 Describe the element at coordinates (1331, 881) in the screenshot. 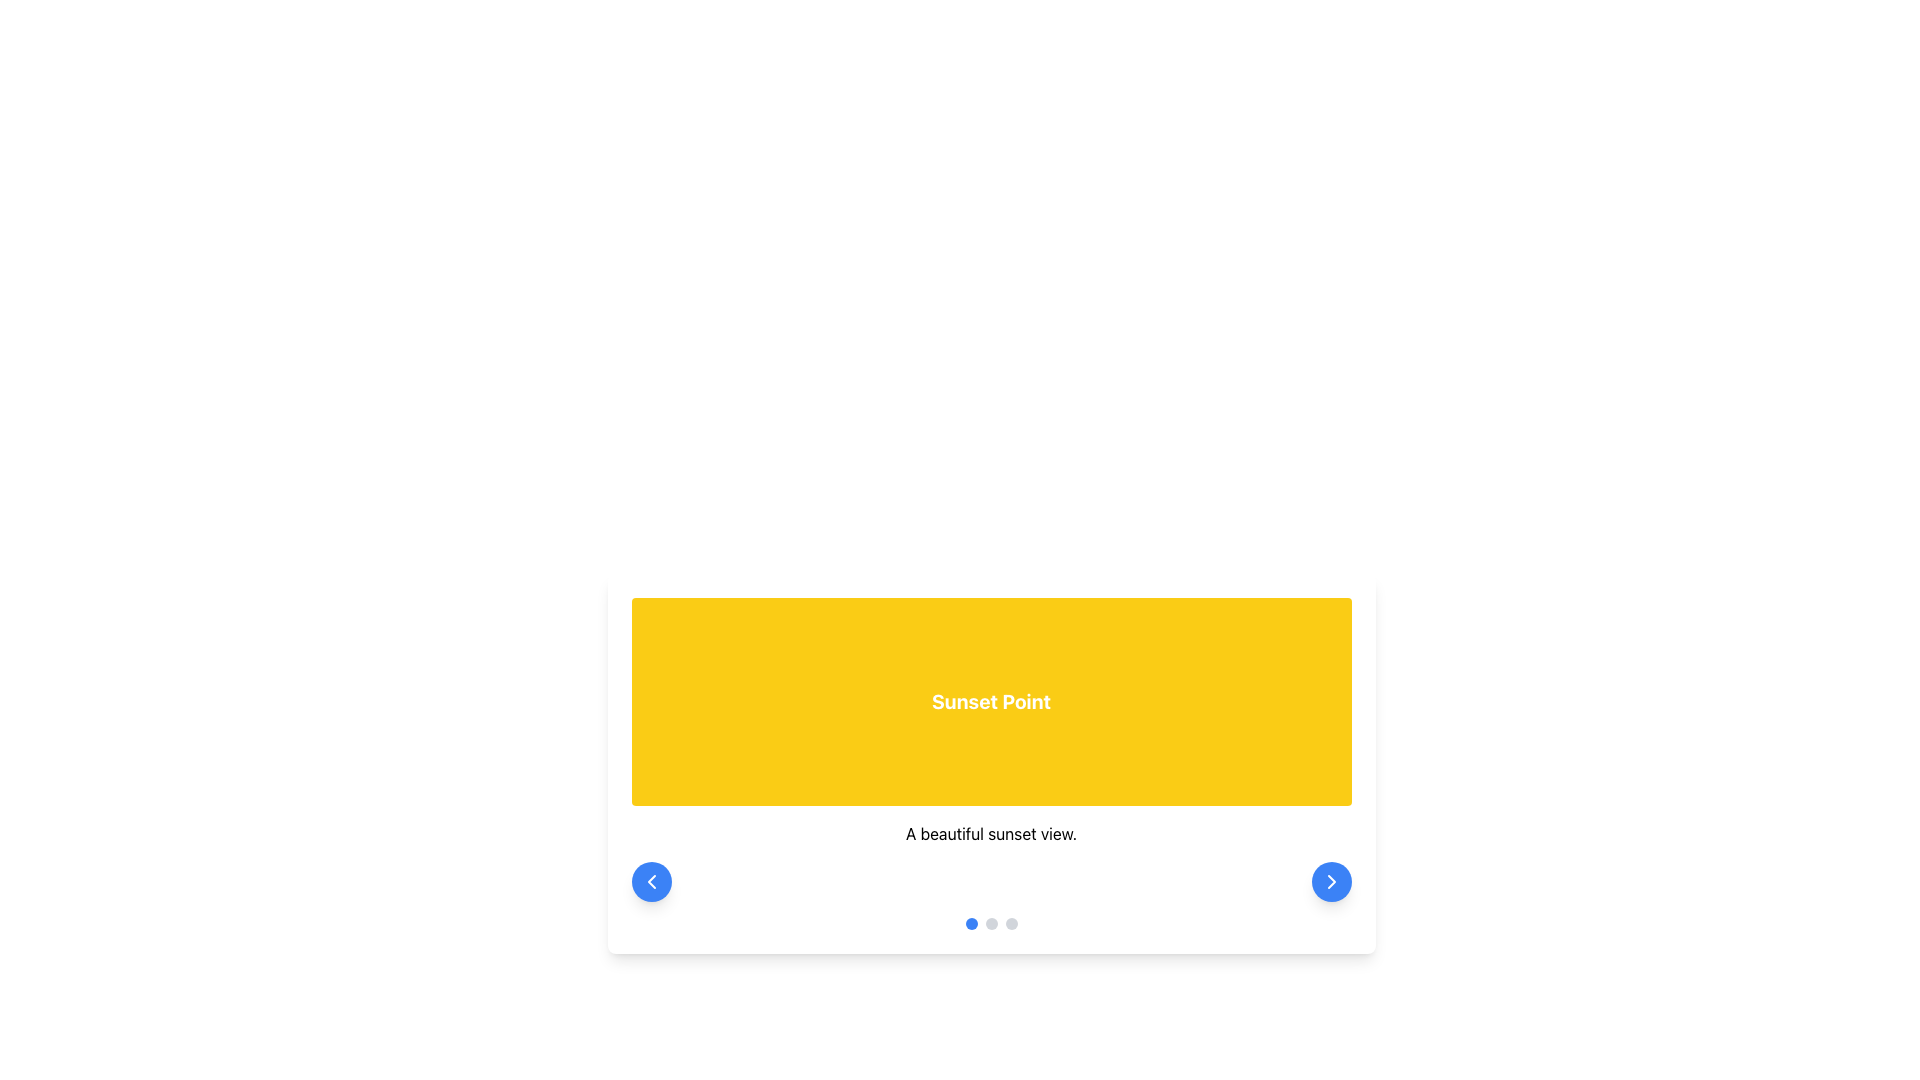

I see `the chevron icon button located in the bottom right corner of the card layout` at that location.